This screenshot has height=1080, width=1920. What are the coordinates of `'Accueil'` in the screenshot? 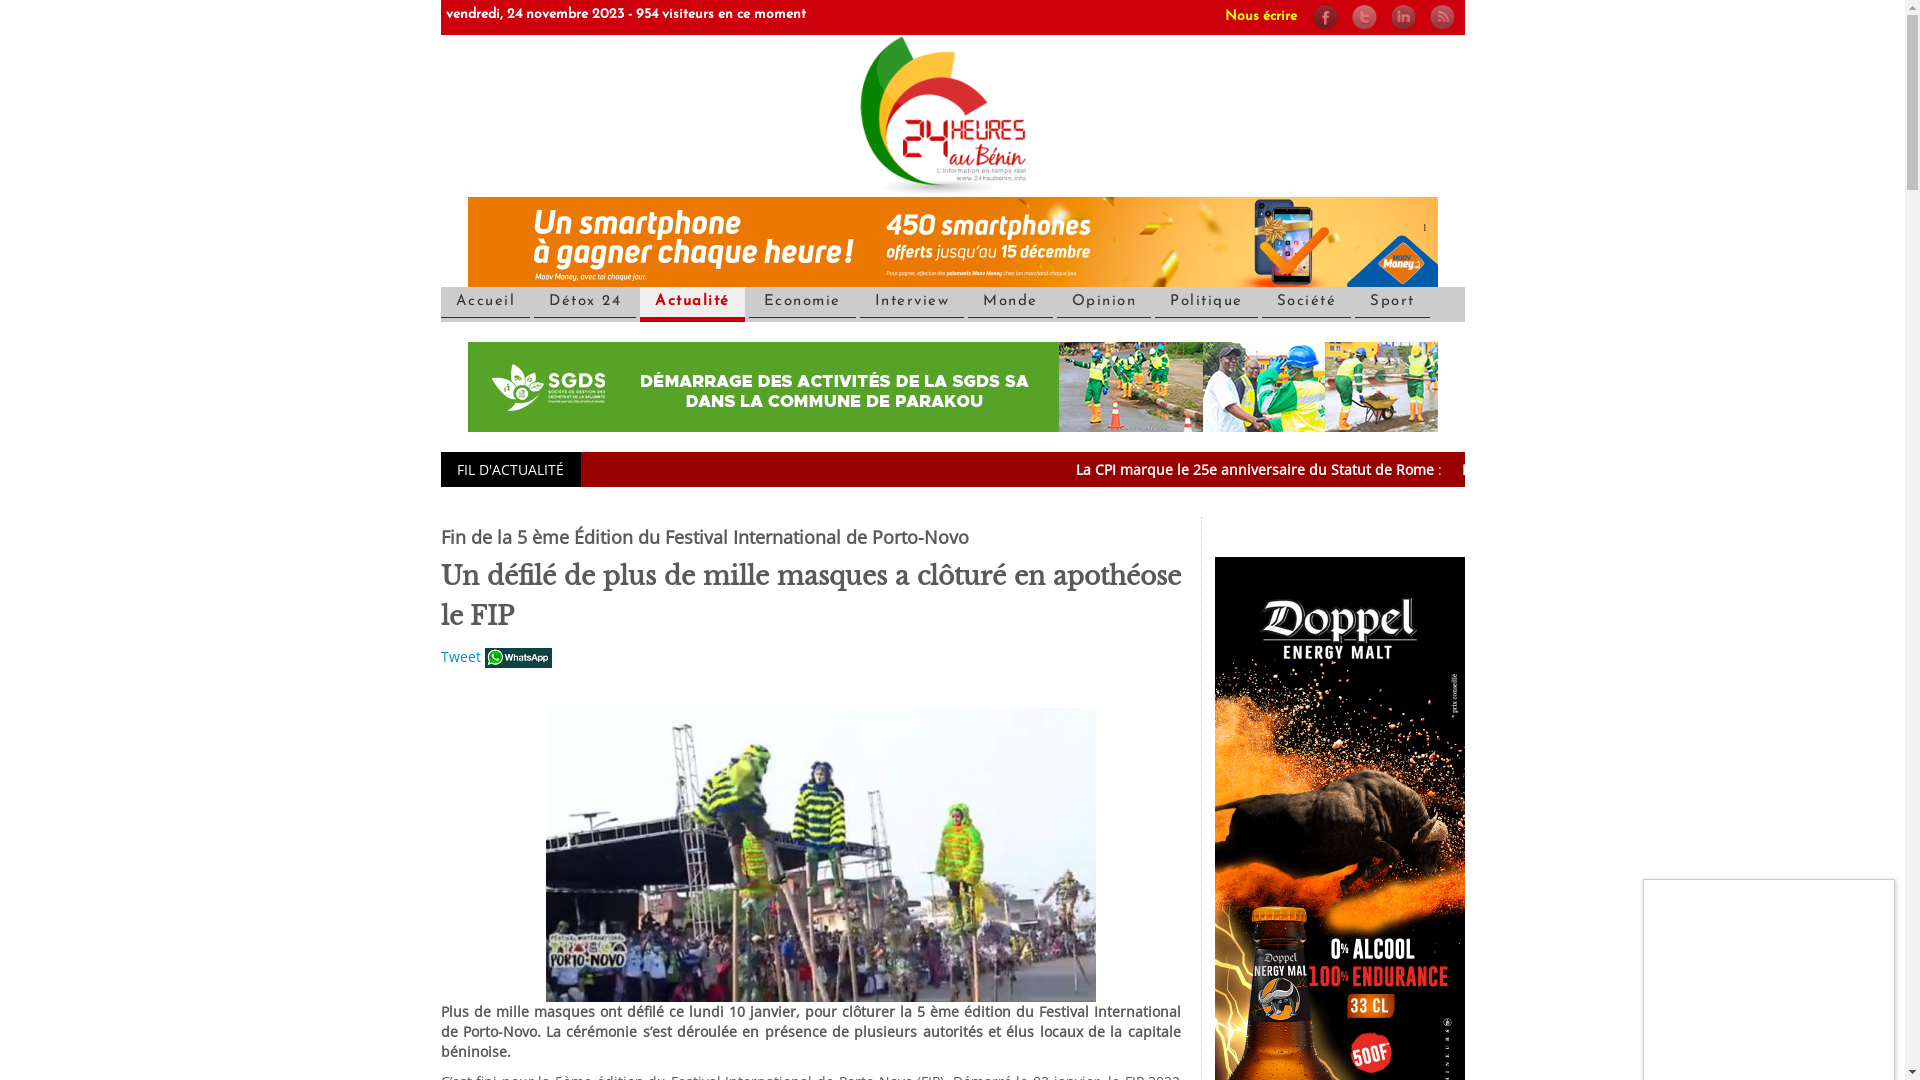 It's located at (484, 302).